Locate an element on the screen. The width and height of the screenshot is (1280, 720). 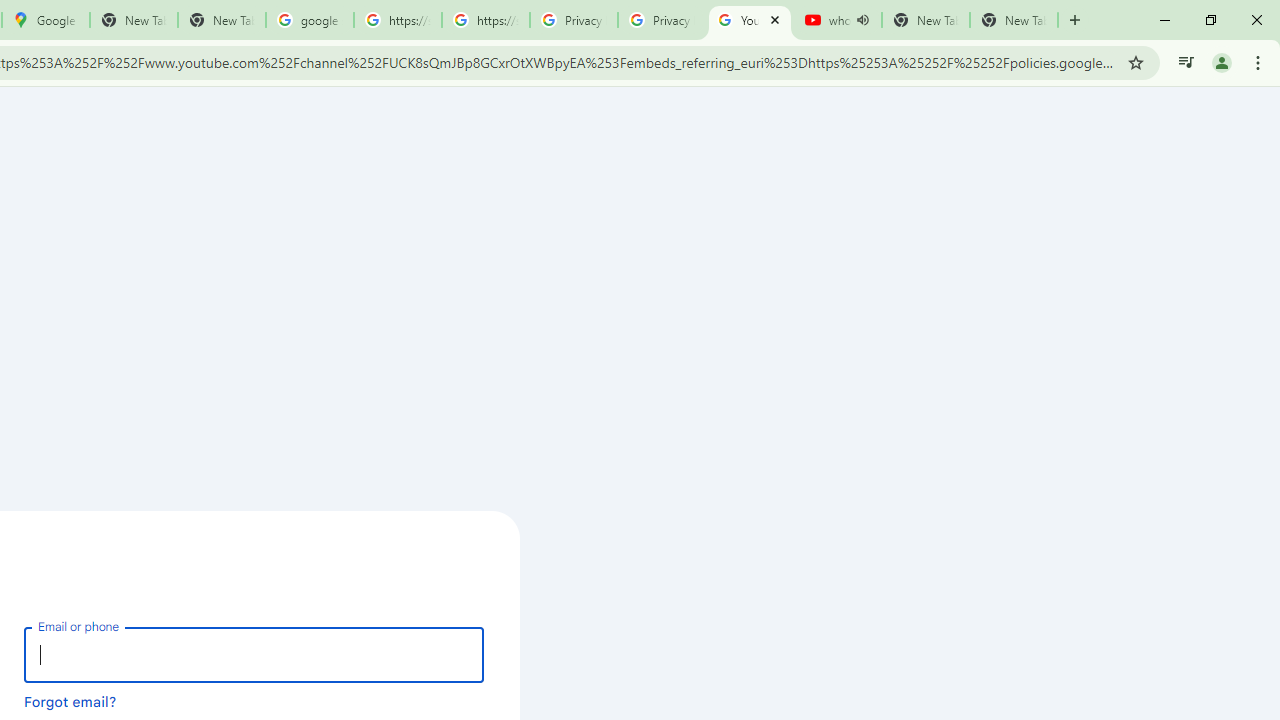
'YouTube' is located at coordinates (749, 20).